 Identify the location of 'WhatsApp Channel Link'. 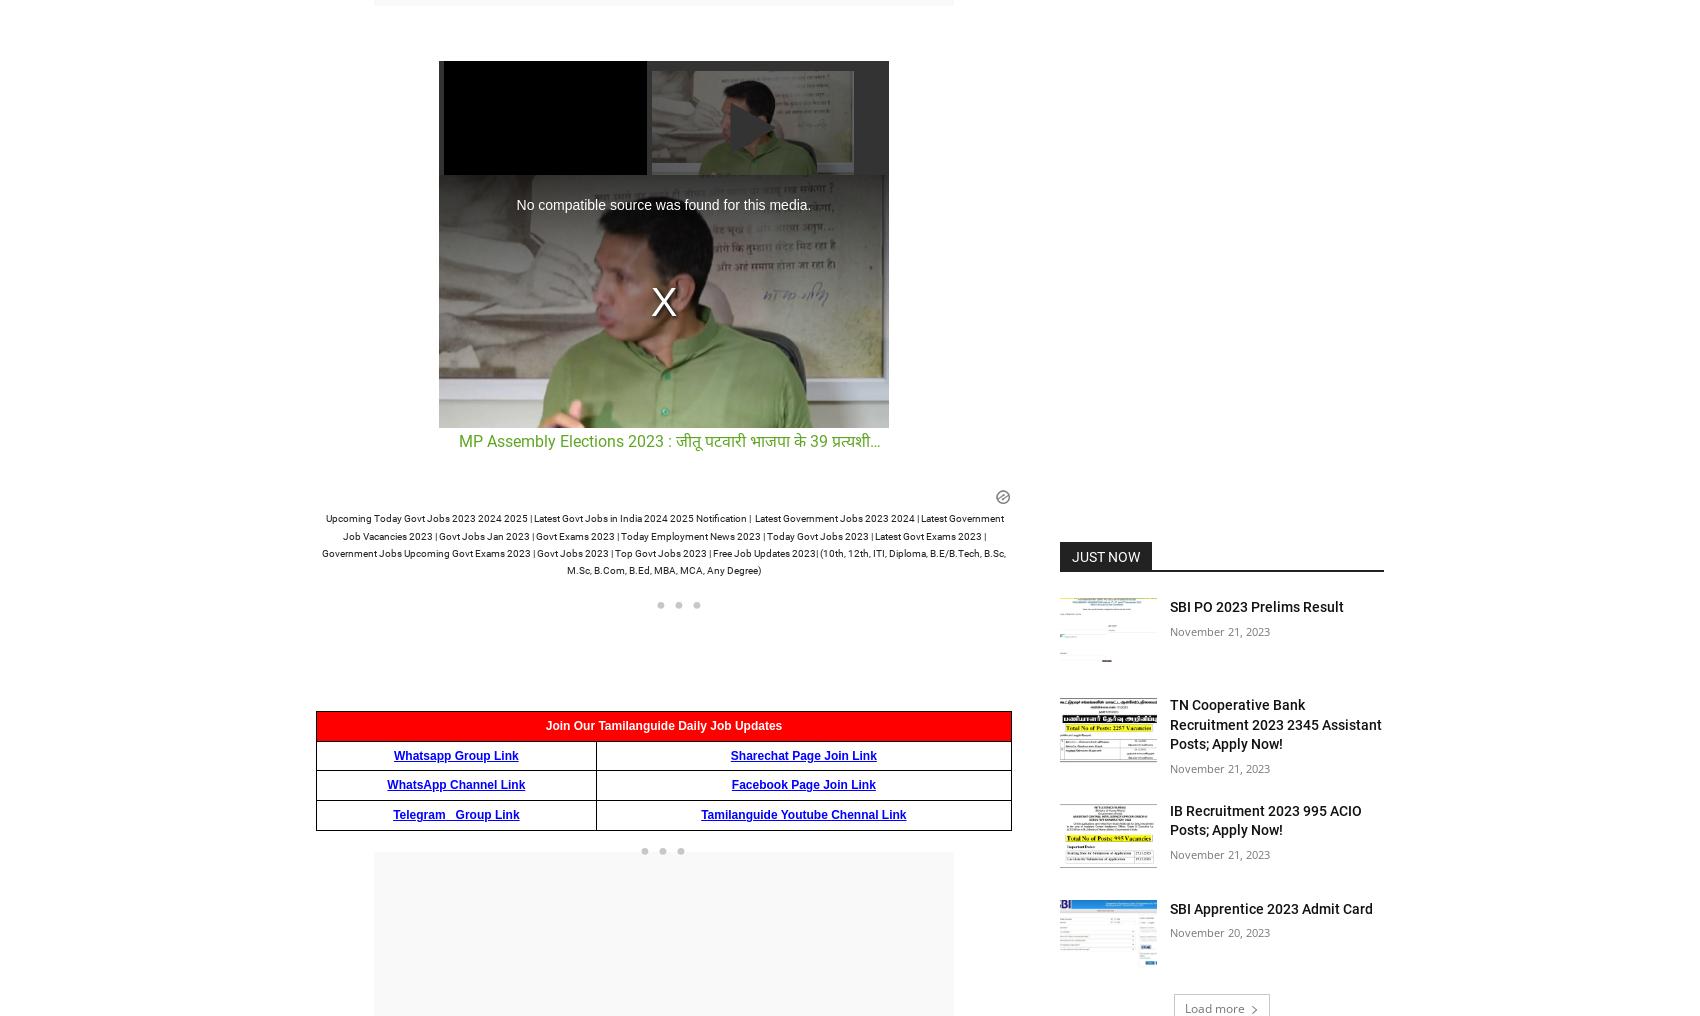
(455, 783).